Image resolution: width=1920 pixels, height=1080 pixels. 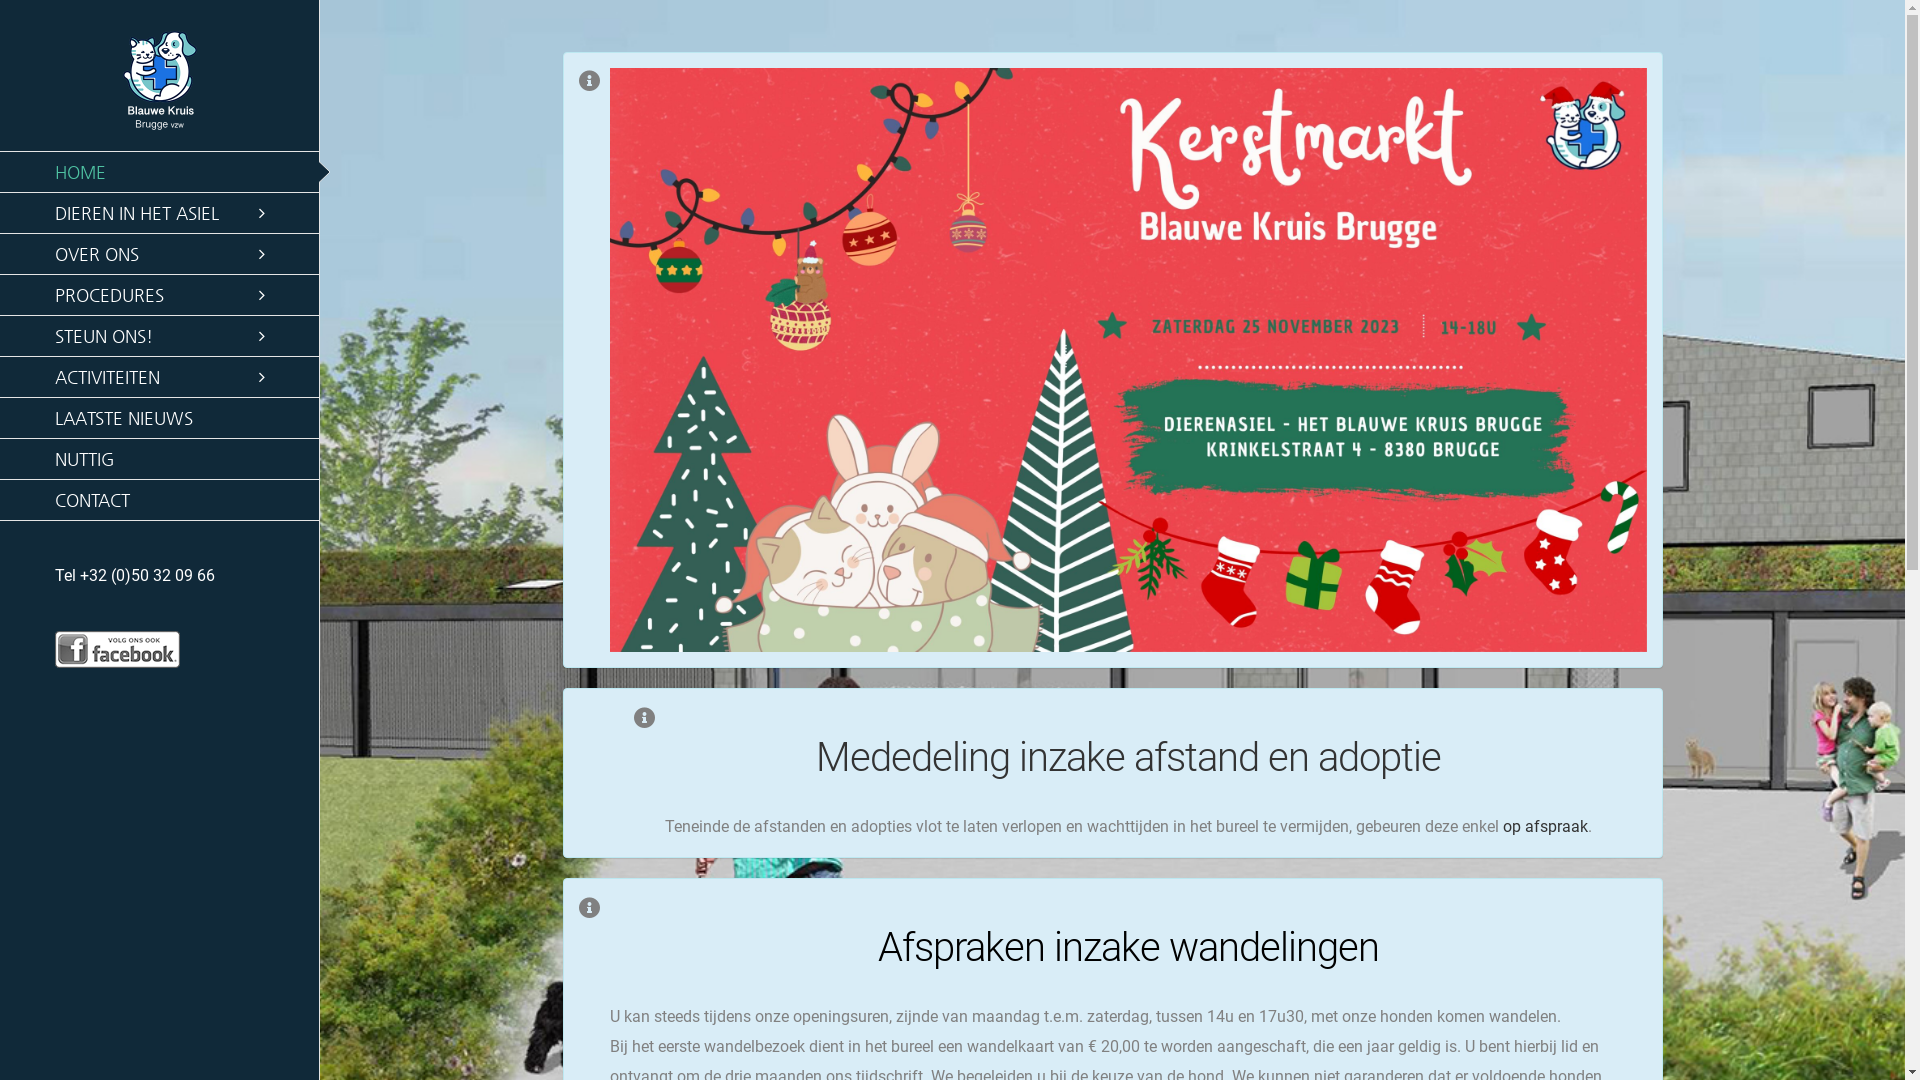 What do you see at coordinates (1543, 826) in the screenshot?
I see `'op afspraak'` at bounding box center [1543, 826].